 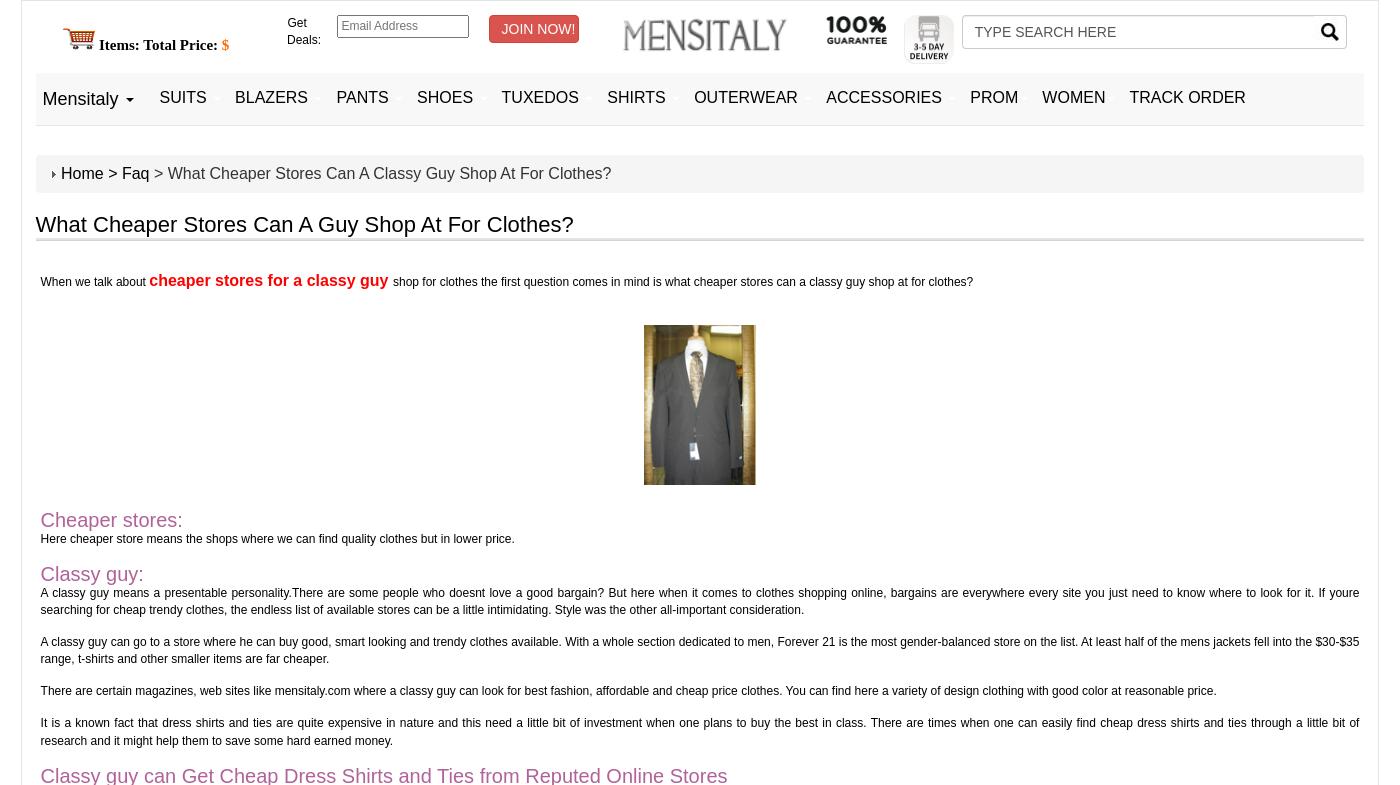 I want to click on 'A classy guy means a presentable personality.There are some people who doesnt love a good bargain? But here when it comes to clothes shopping online, bargains are everywhere every site  you just need to know where to look for it. If youre searching for cheap trendy clothes, the endless list of available stores can be a little intimidating. Style was the other all-important consideration.', so click(x=699, y=600).